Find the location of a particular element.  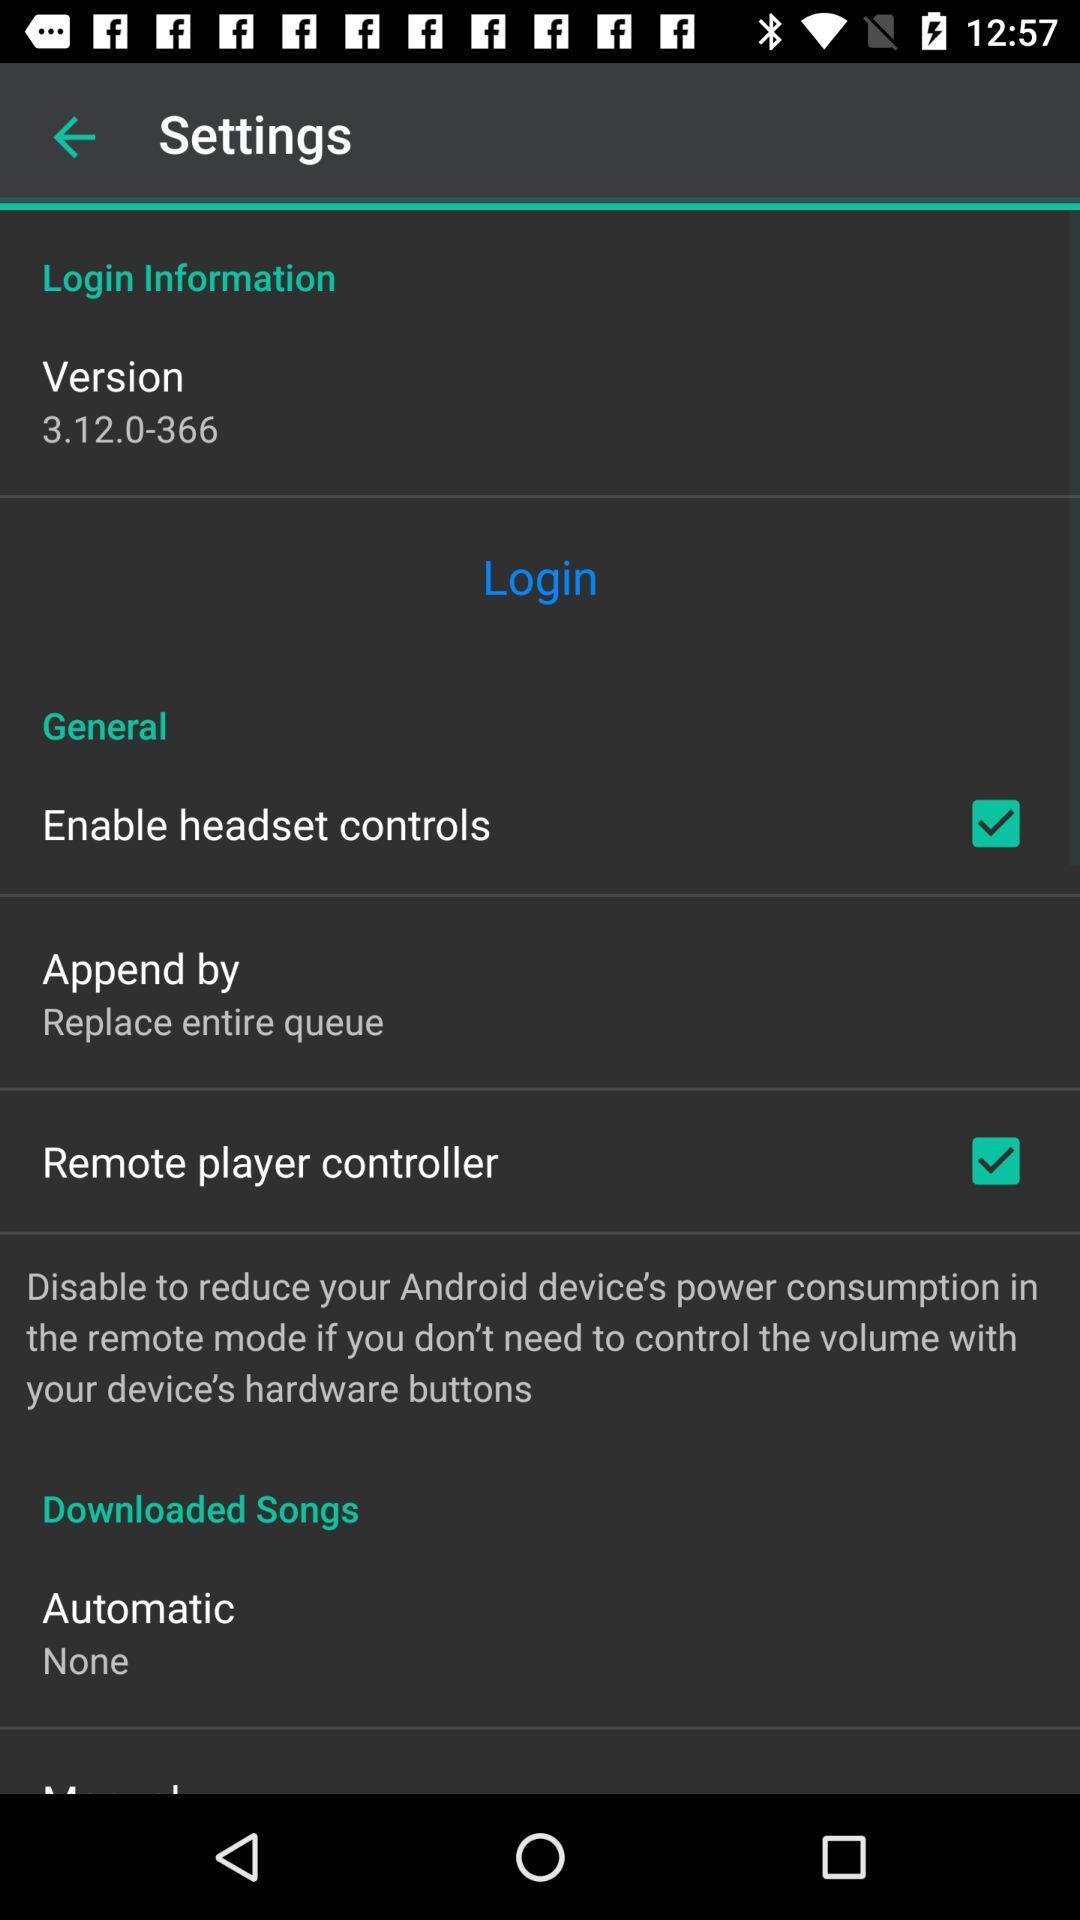

the icon to the left of settings is located at coordinates (73, 136).